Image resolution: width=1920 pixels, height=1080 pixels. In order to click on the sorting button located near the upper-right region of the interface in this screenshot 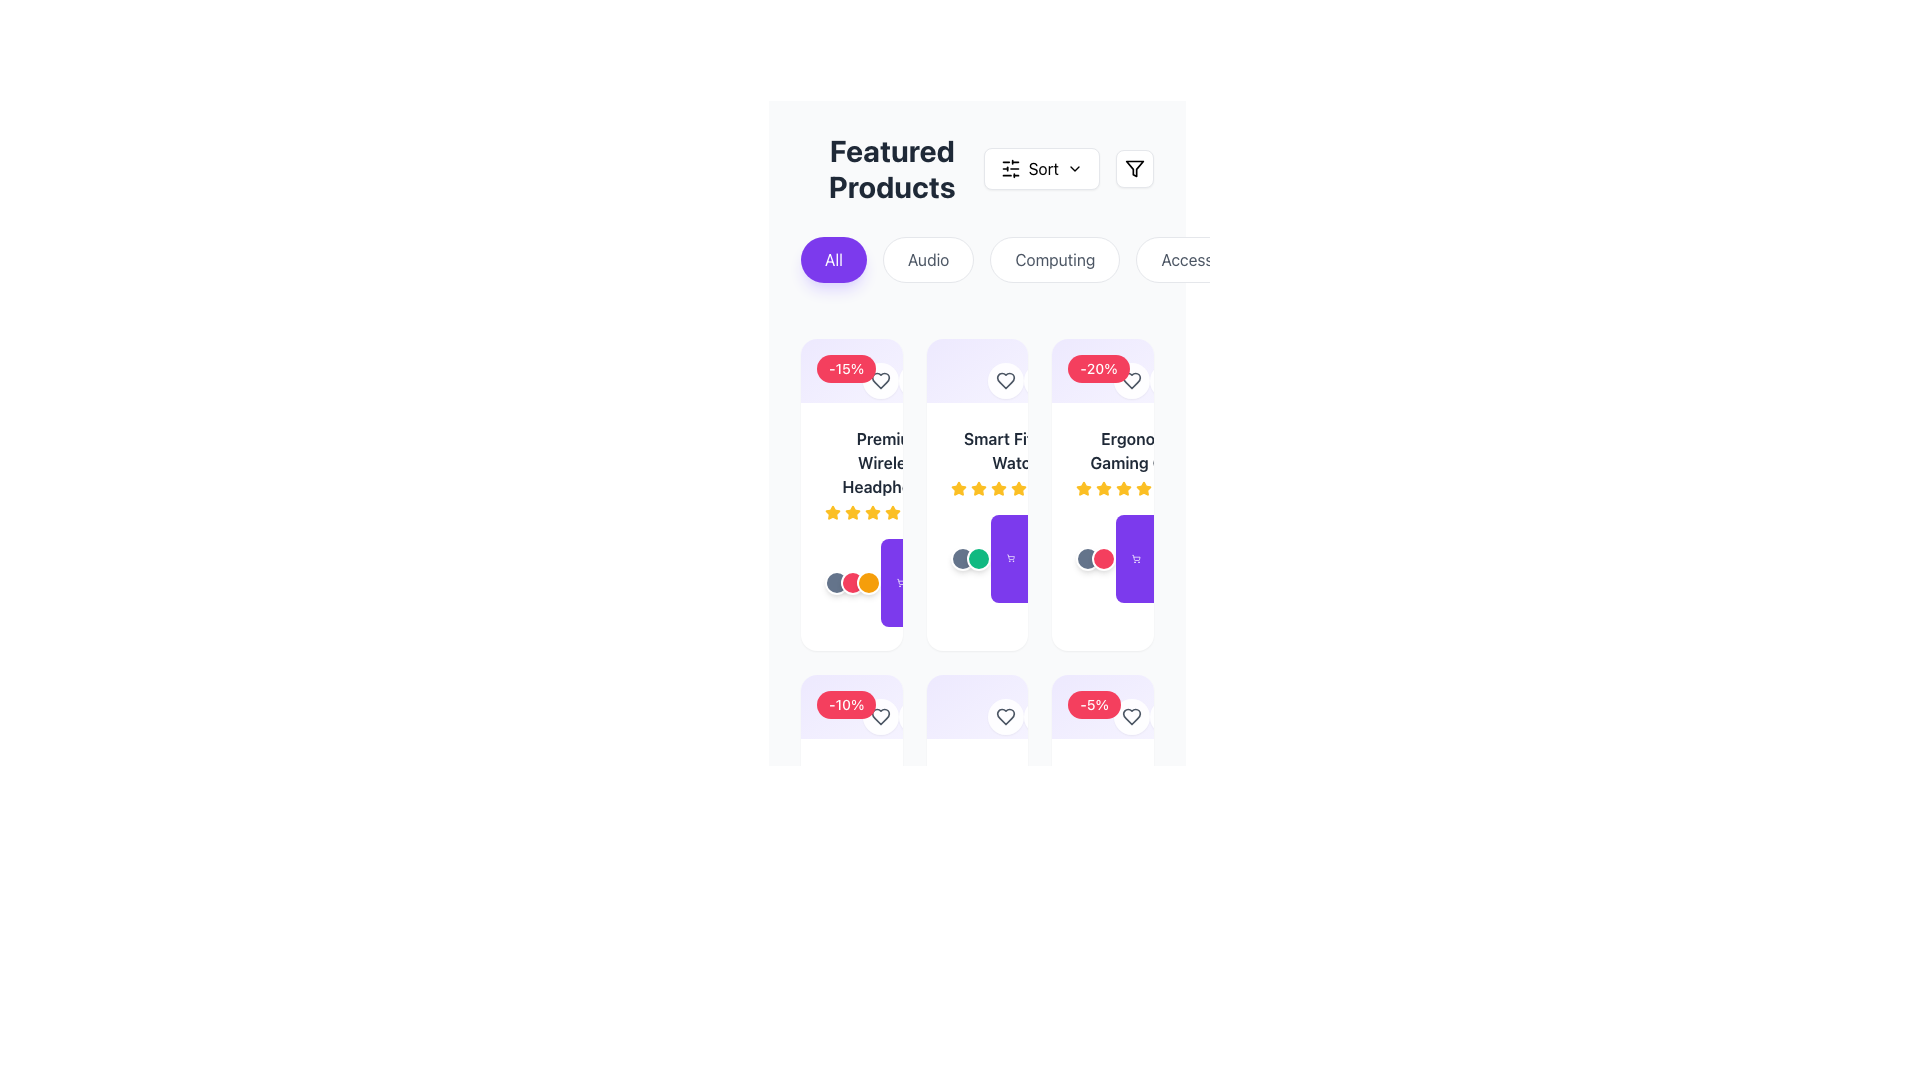, I will do `click(1040, 168)`.